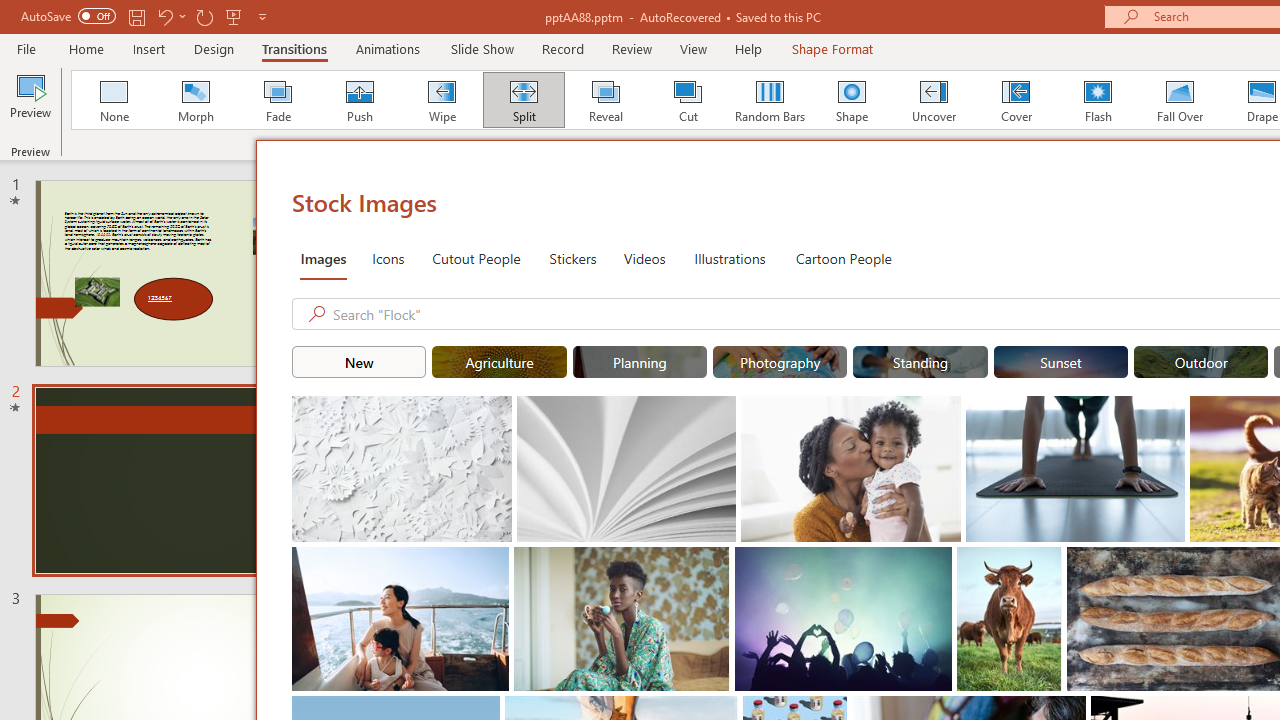 This screenshot has width=1280, height=720. I want to click on 'Design', so click(214, 48).